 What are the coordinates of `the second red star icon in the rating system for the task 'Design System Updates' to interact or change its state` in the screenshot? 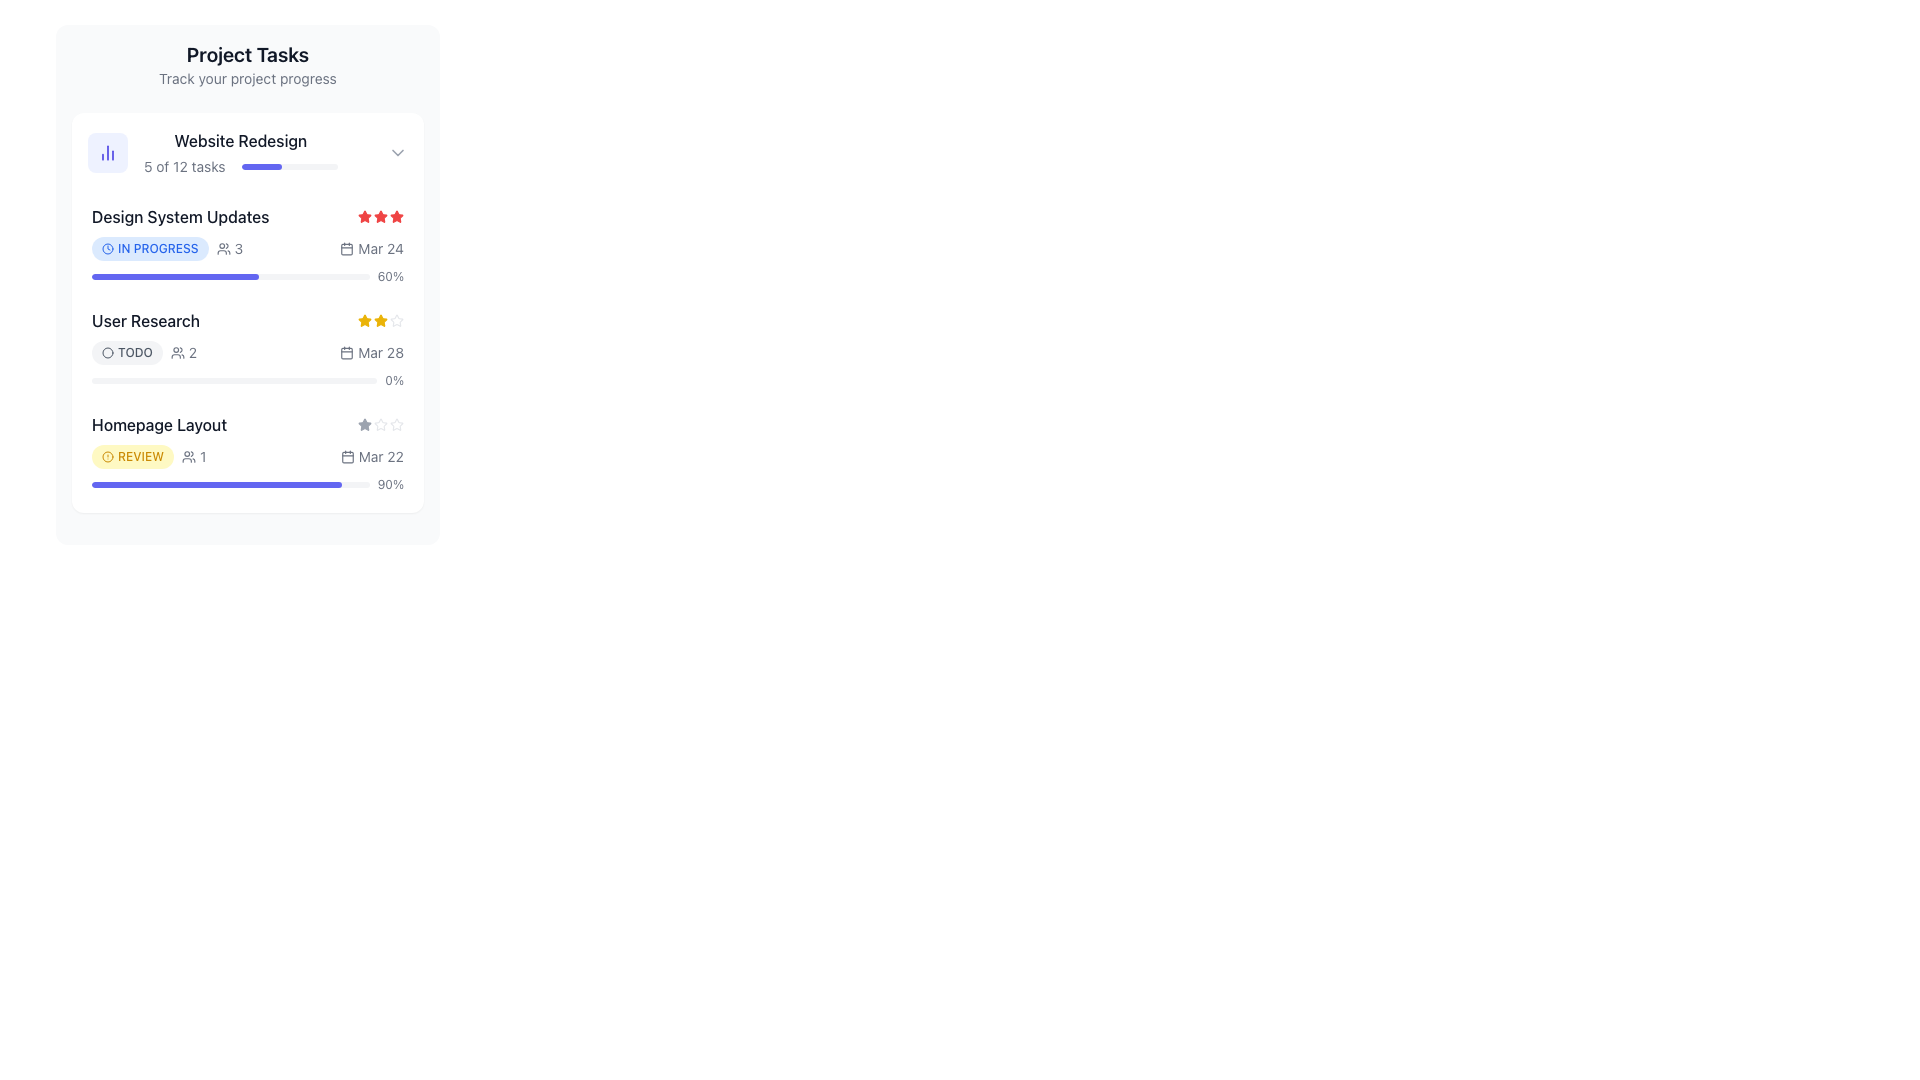 It's located at (395, 216).